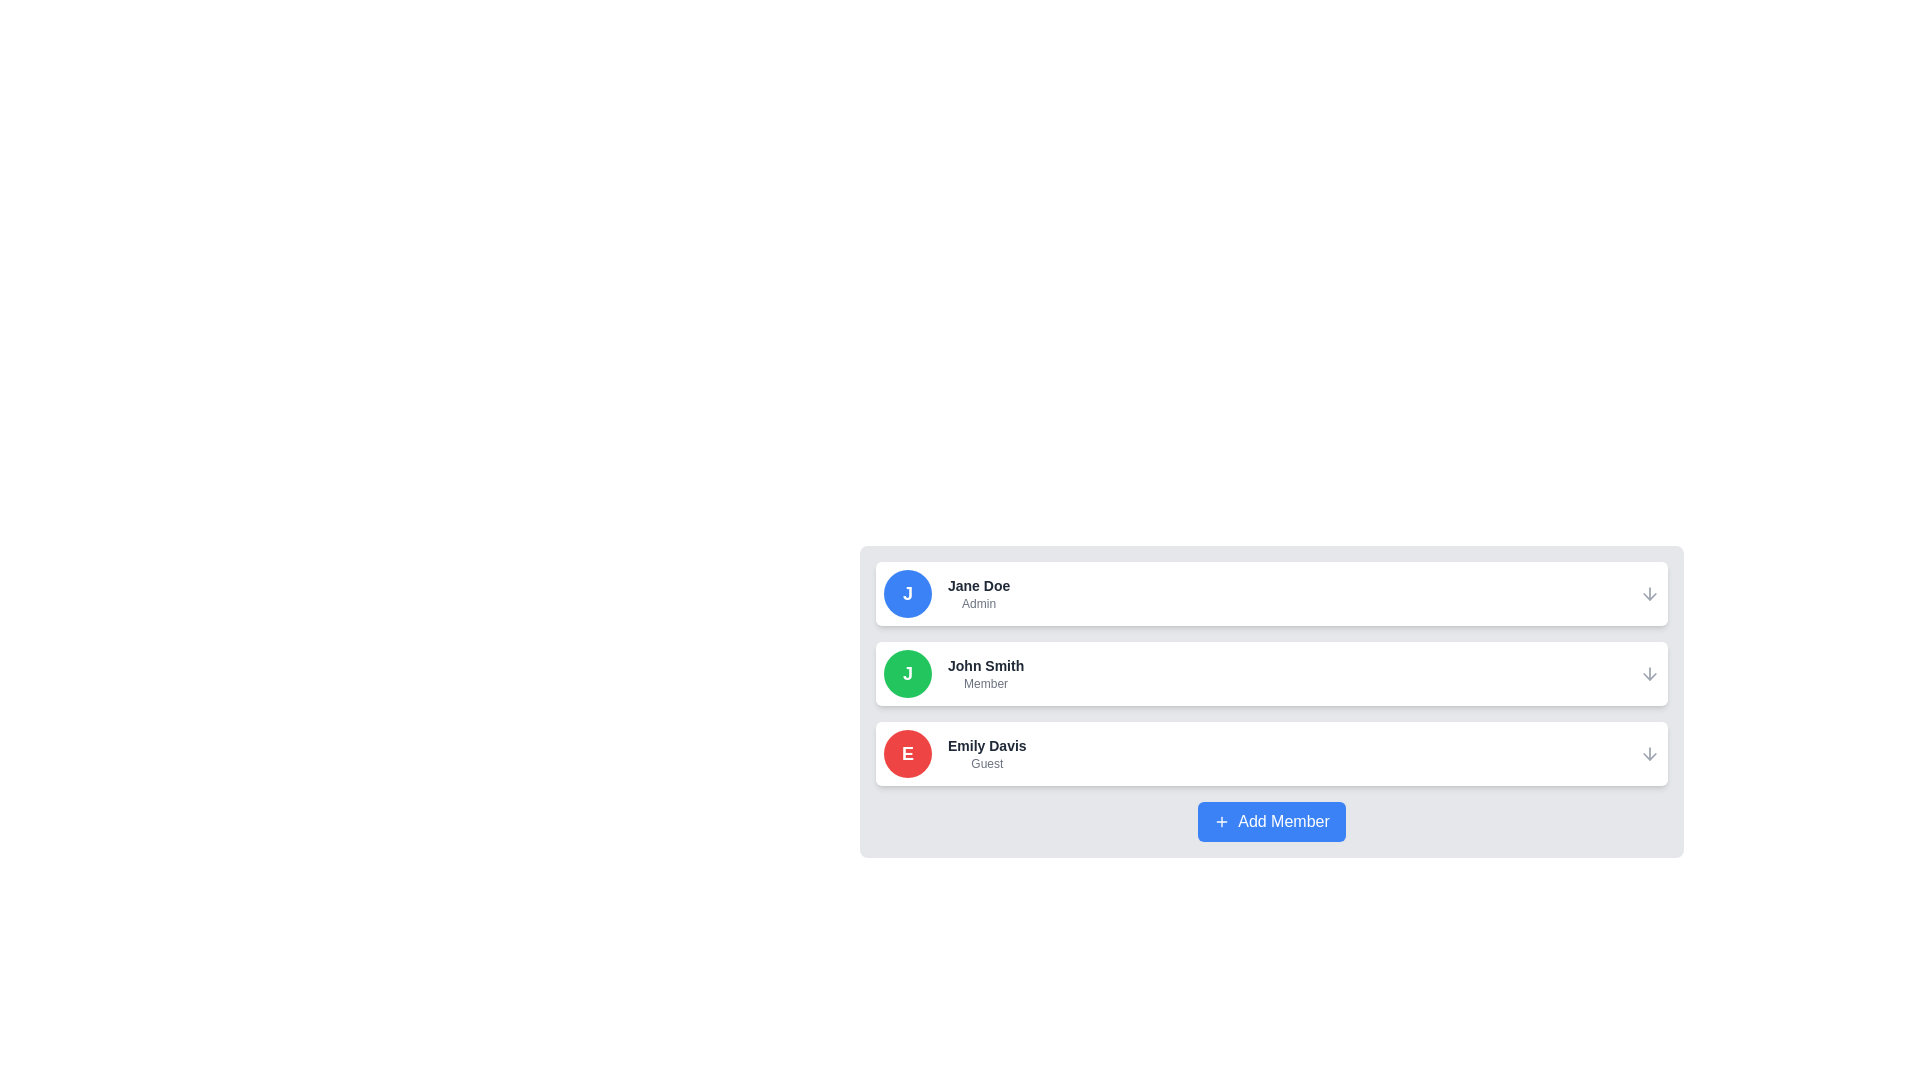  Describe the element at coordinates (986, 682) in the screenshot. I see `the text label displaying 'Member' located beneath 'John Smith' in the member list` at that location.